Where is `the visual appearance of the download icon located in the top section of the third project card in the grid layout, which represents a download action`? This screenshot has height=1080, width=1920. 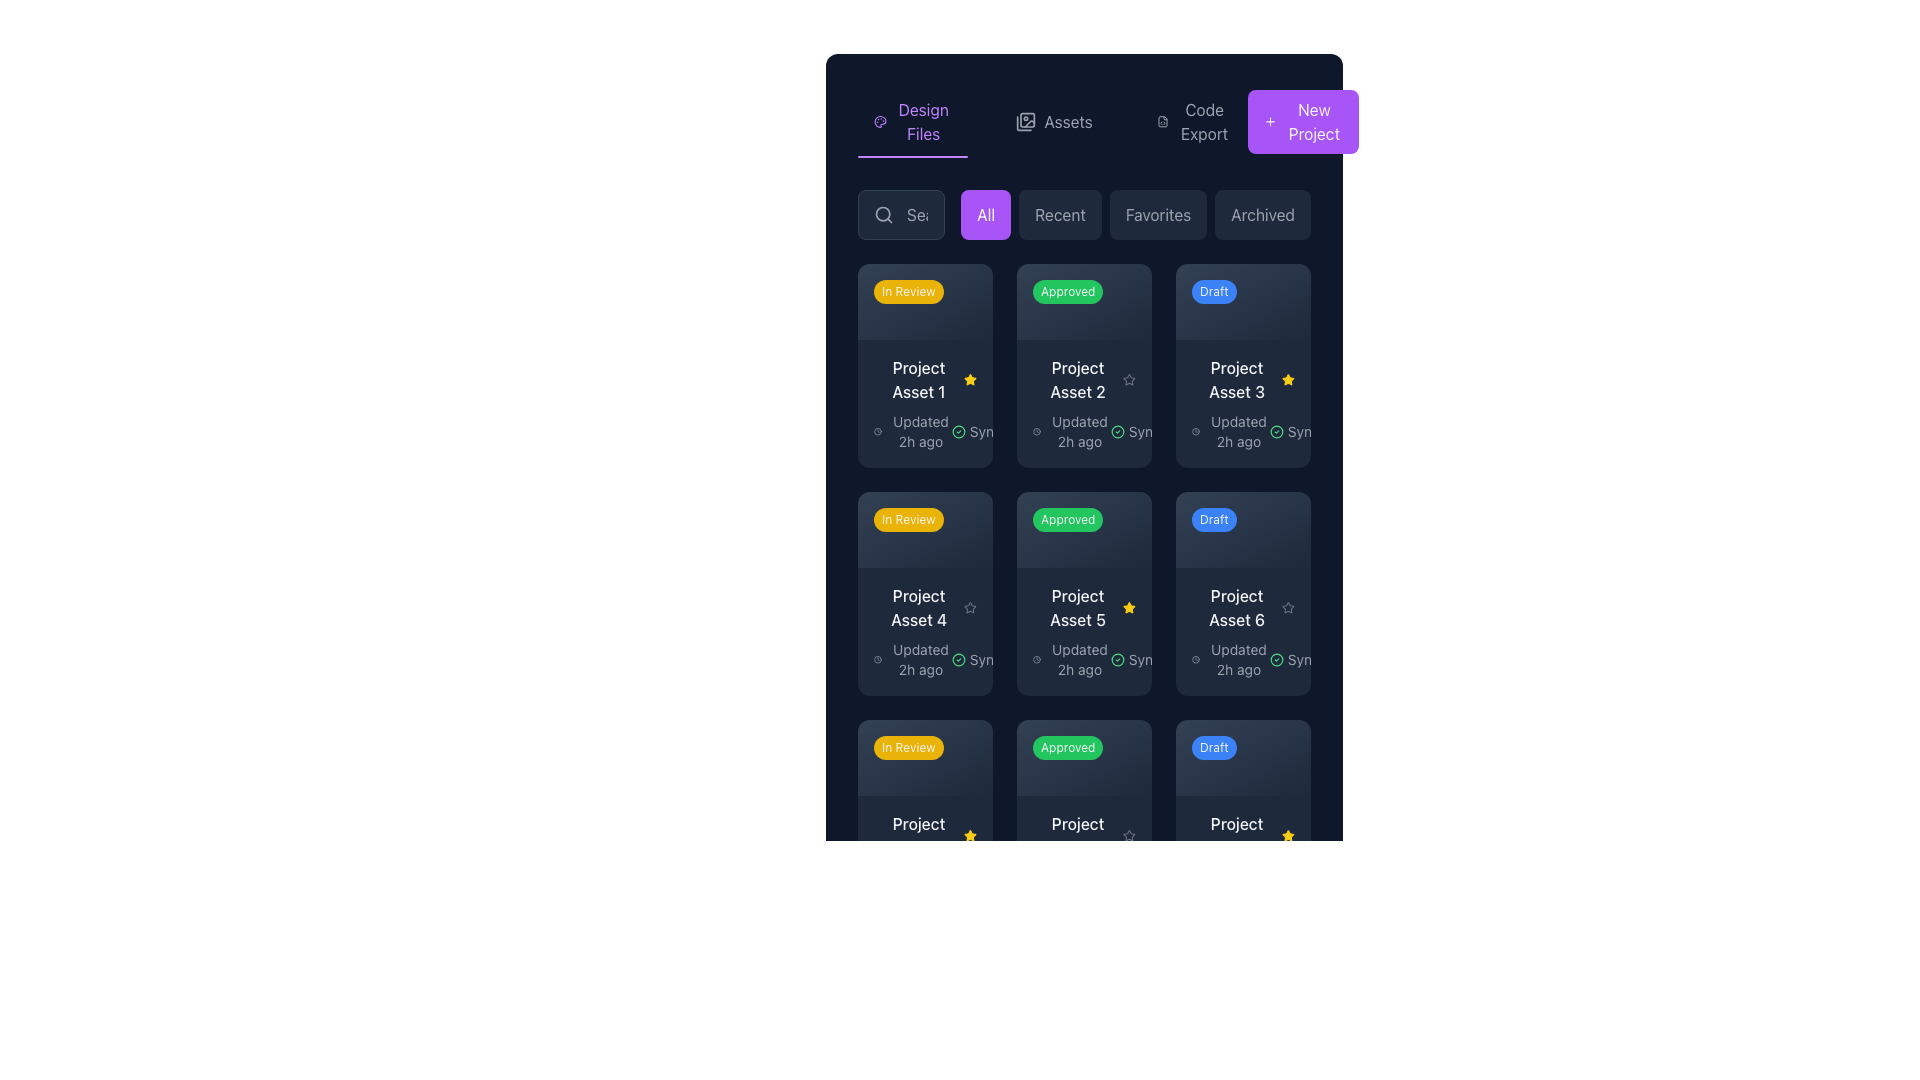
the visual appearance of the download icon located in the top section of the third project card in the grid layout, which represents a download action is located at coordinates (880, 296).